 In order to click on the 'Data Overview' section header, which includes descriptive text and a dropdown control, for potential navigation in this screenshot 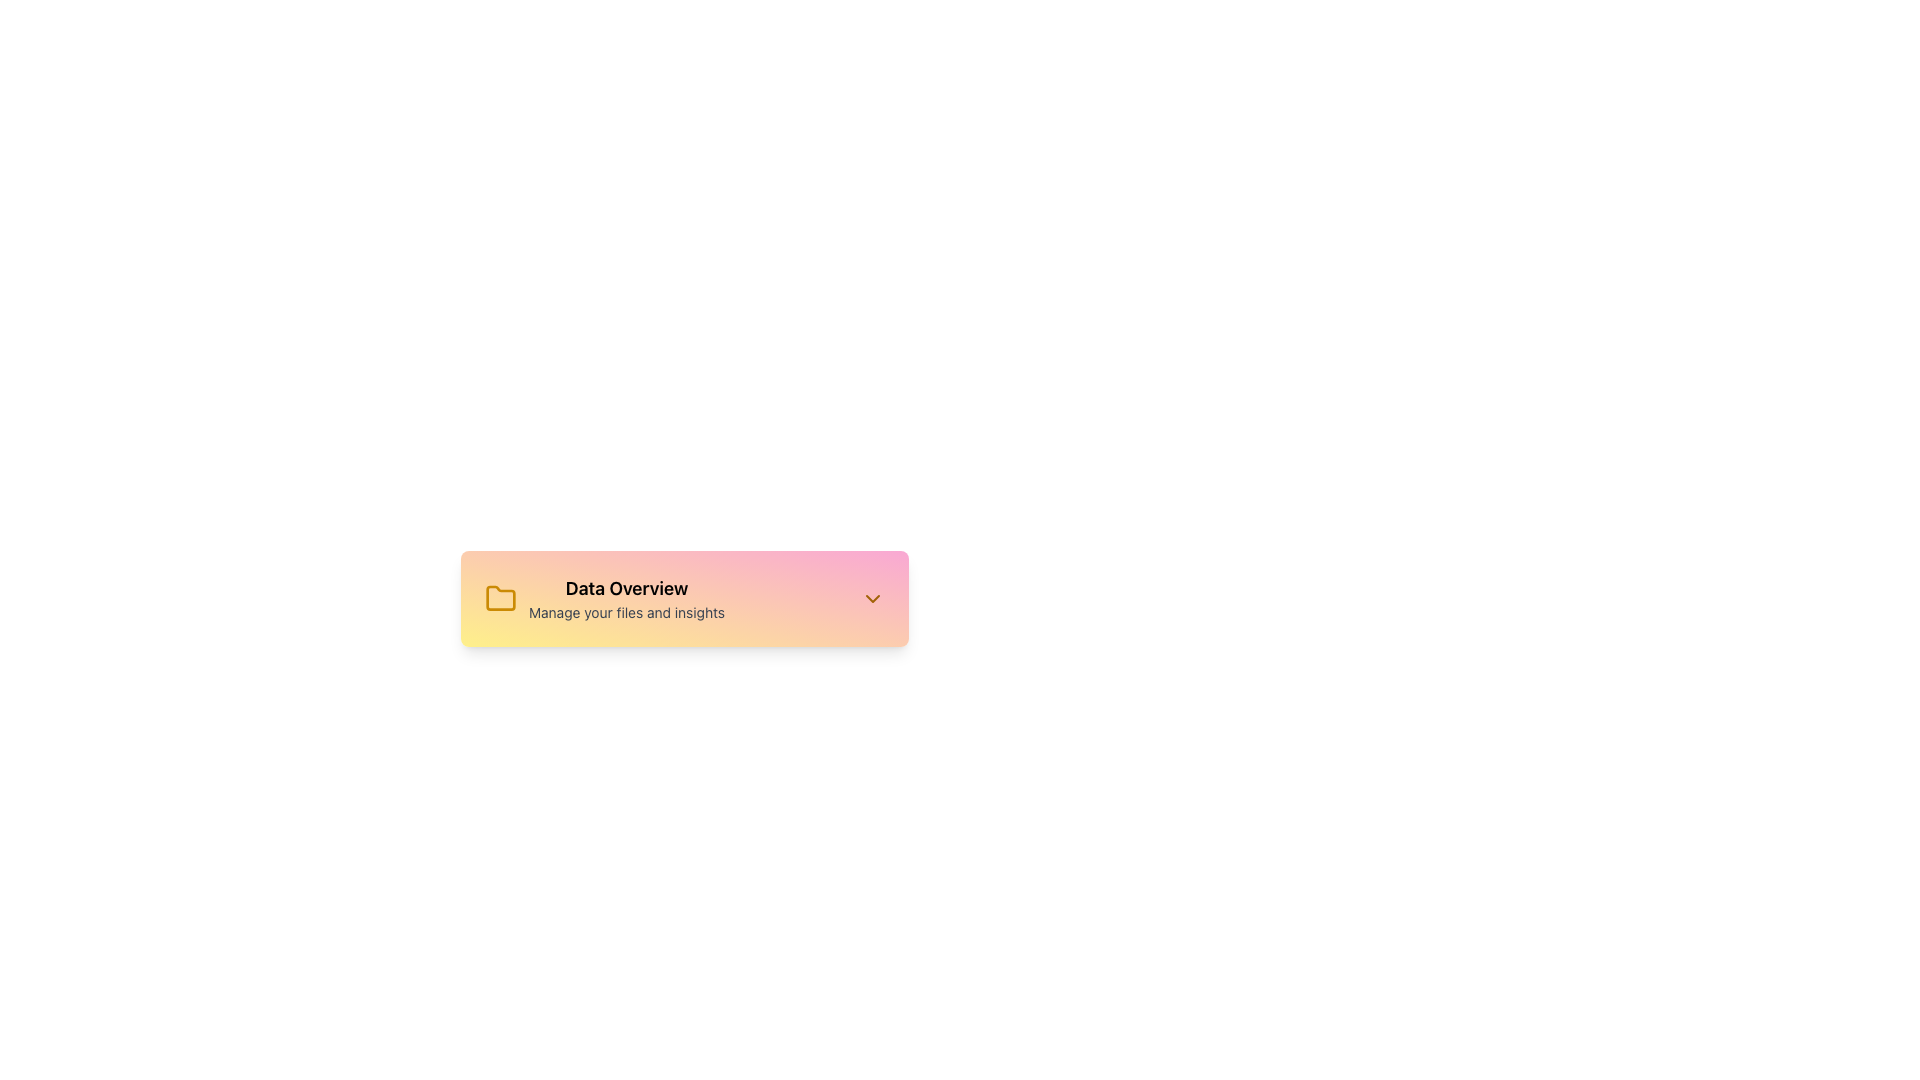, I will do `click(685, 597)`.